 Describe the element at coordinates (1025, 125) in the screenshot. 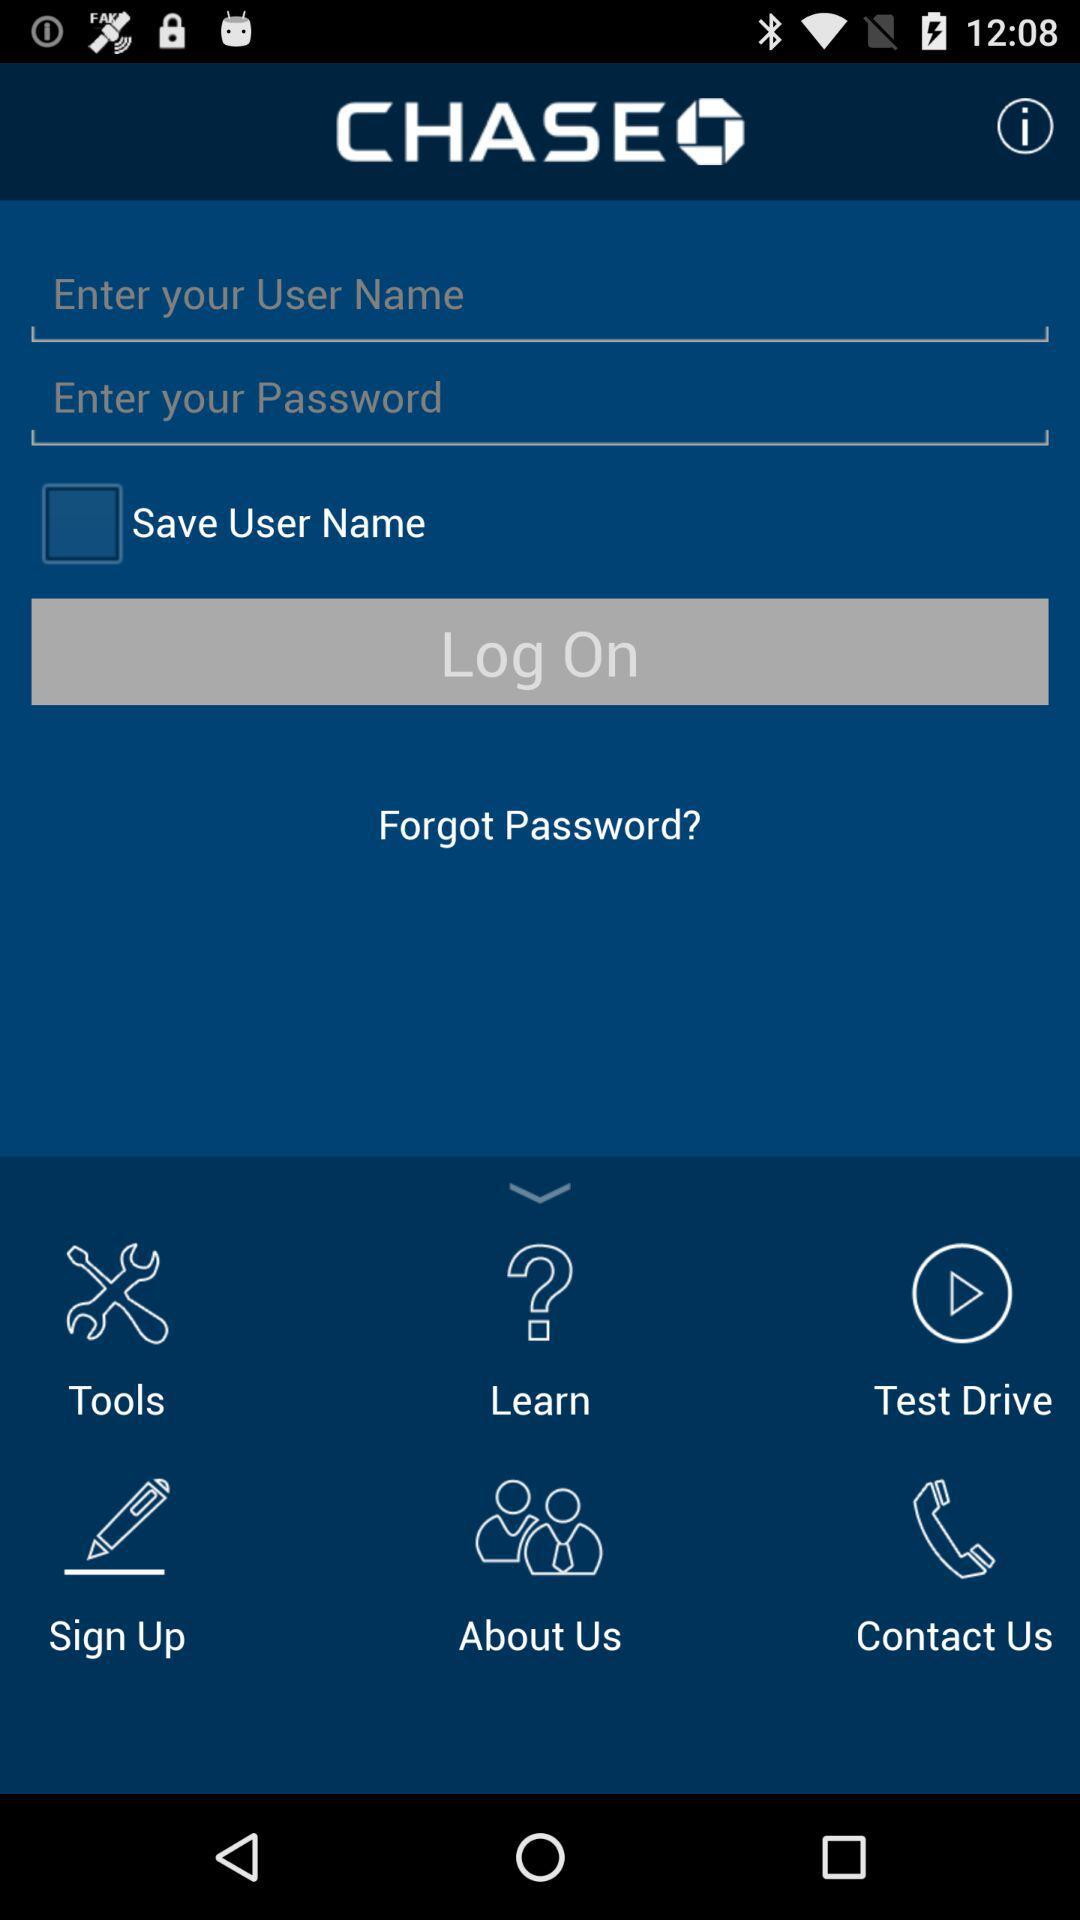

I see `information button` at that location.